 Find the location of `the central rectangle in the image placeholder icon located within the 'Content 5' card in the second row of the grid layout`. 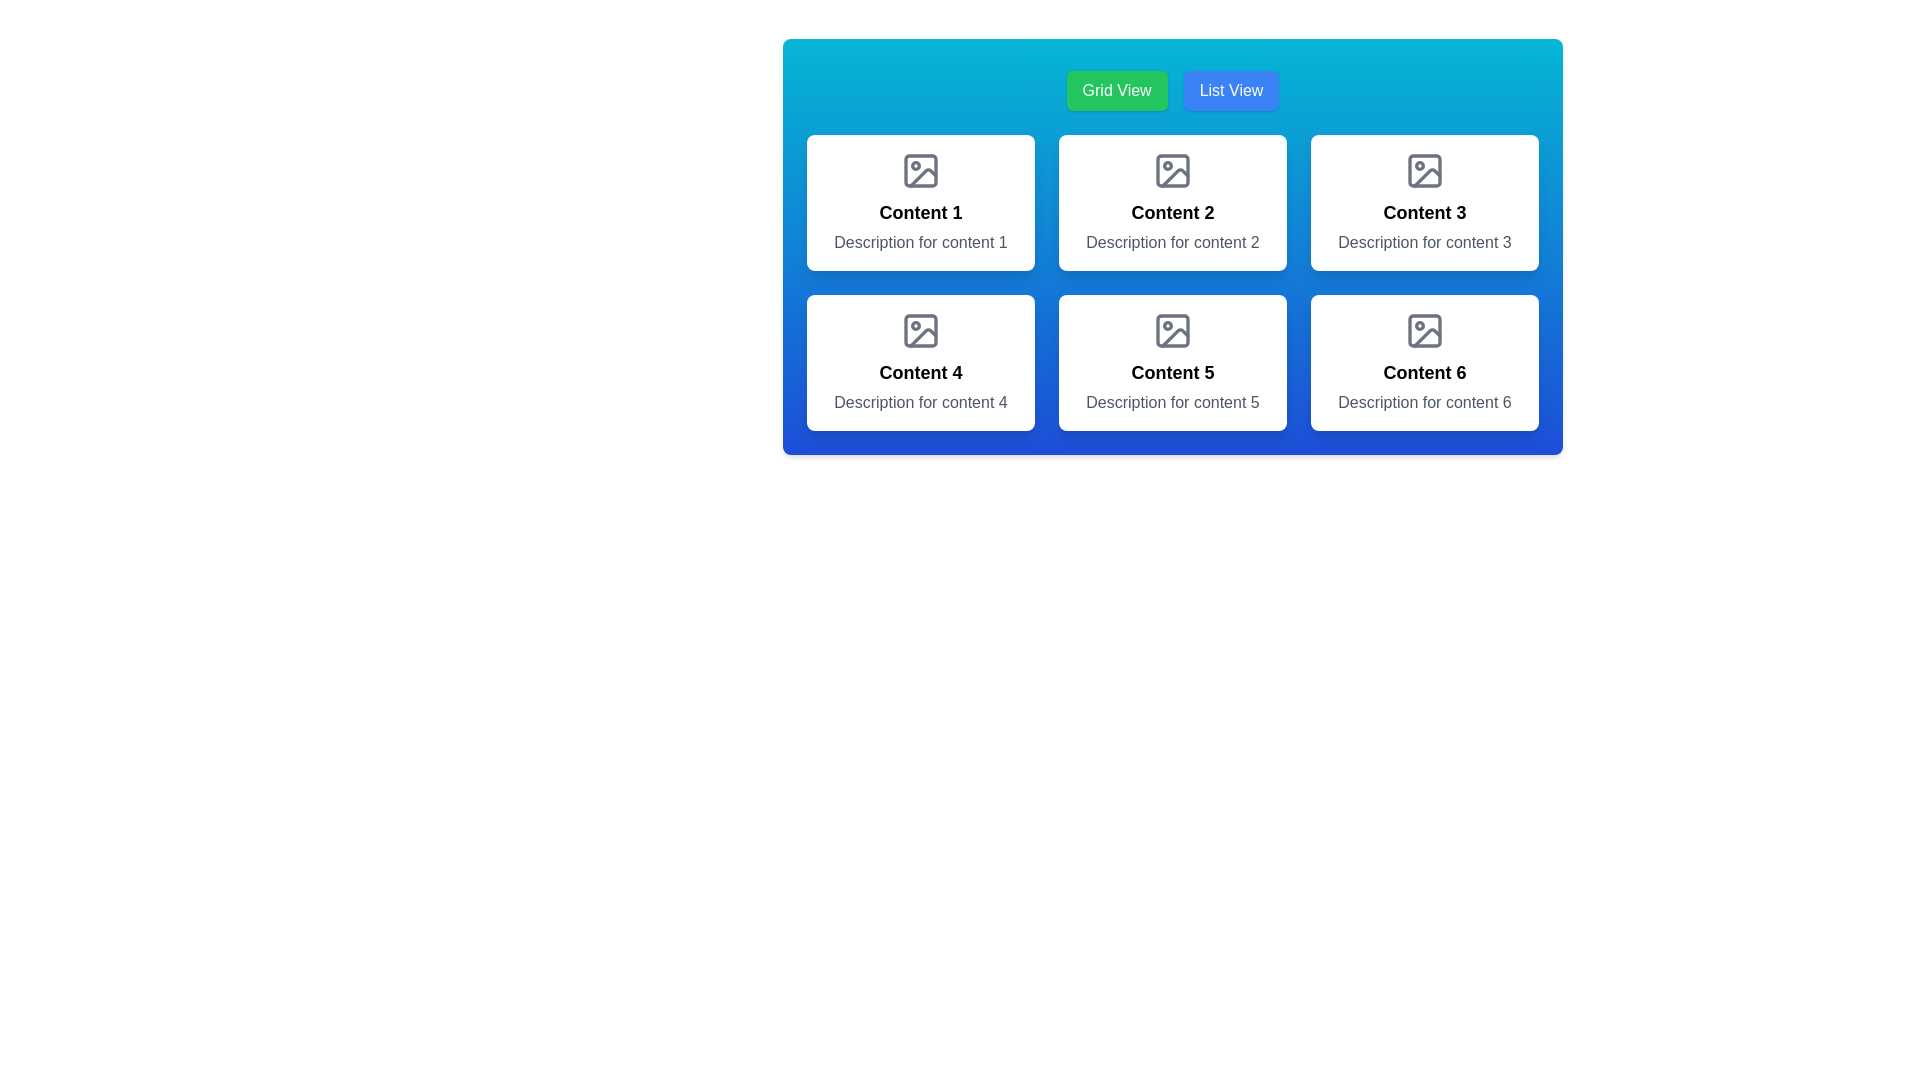

the central rectangle in the image placeholder icon located within the 'Content 5' card in the second row of the grid layout is located at coordinates (1172, 330).